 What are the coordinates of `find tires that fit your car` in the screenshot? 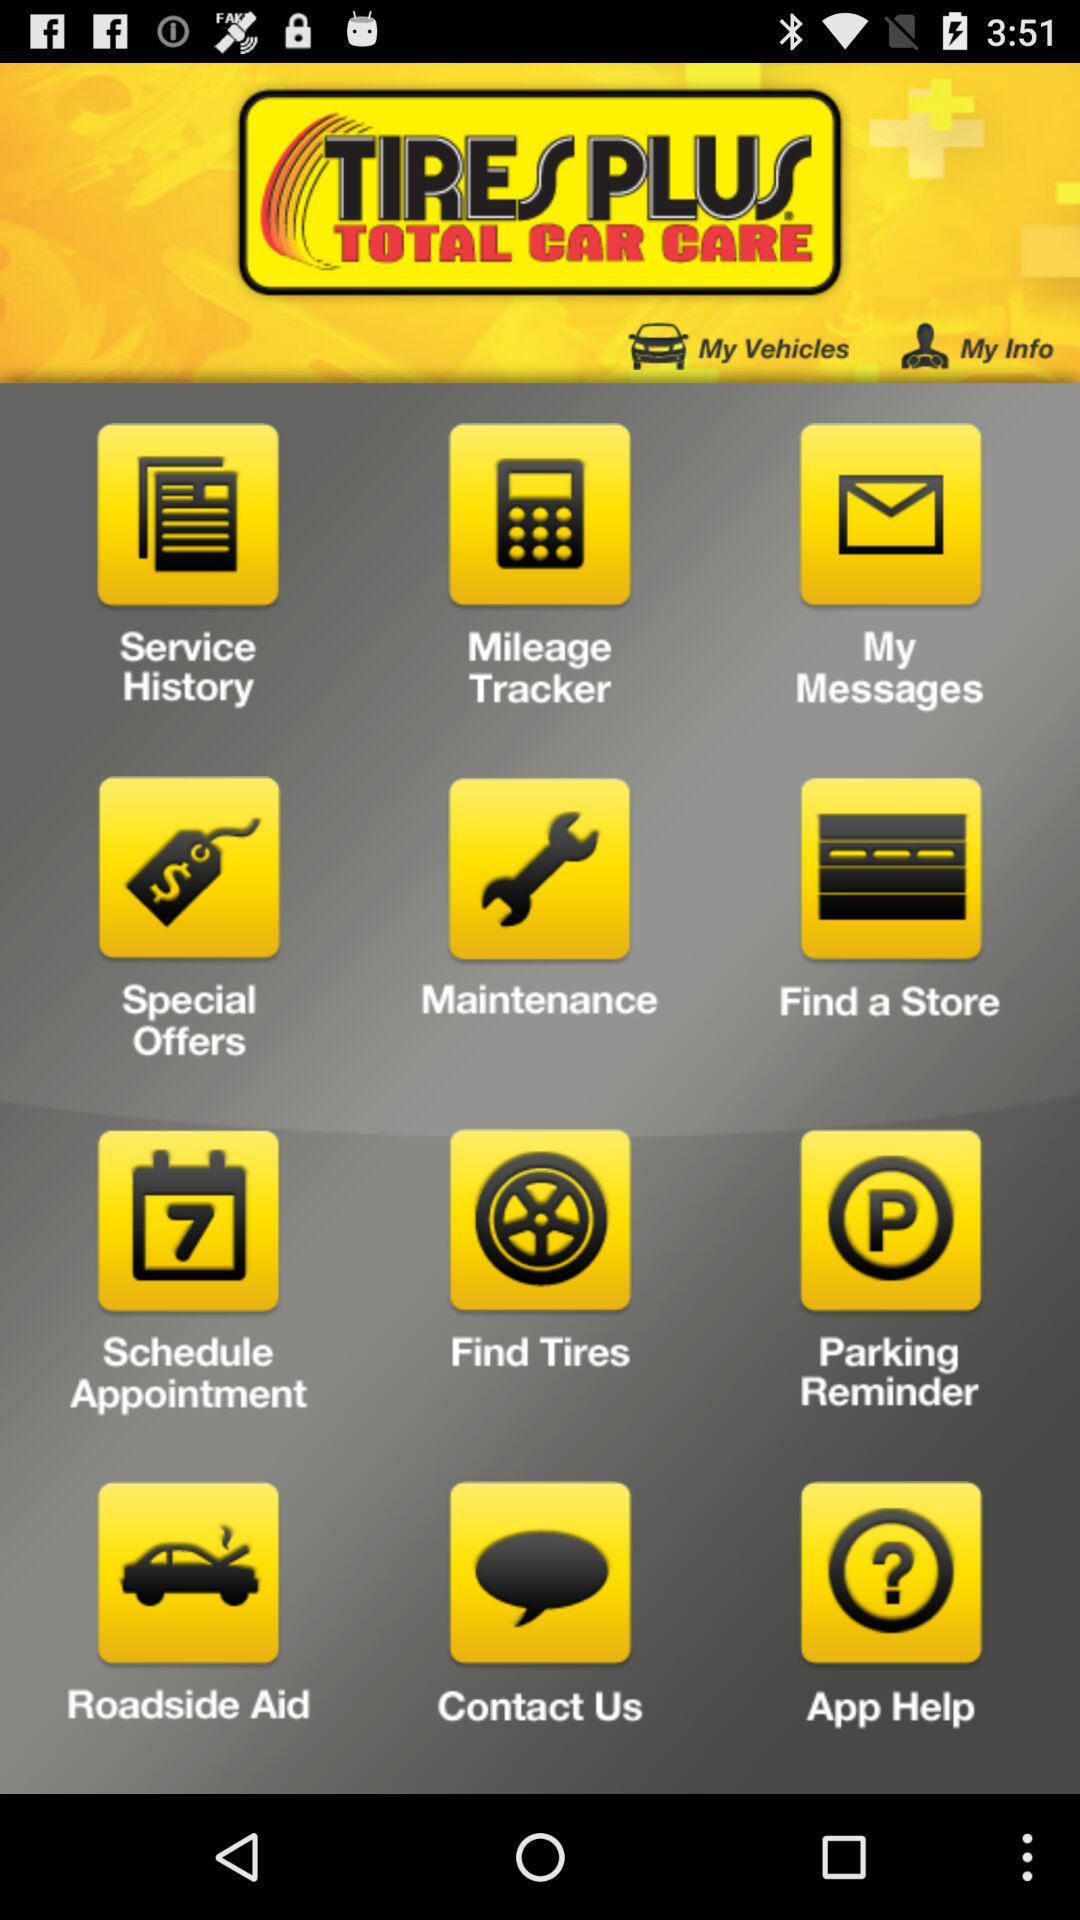 It's located at (540, 1277).